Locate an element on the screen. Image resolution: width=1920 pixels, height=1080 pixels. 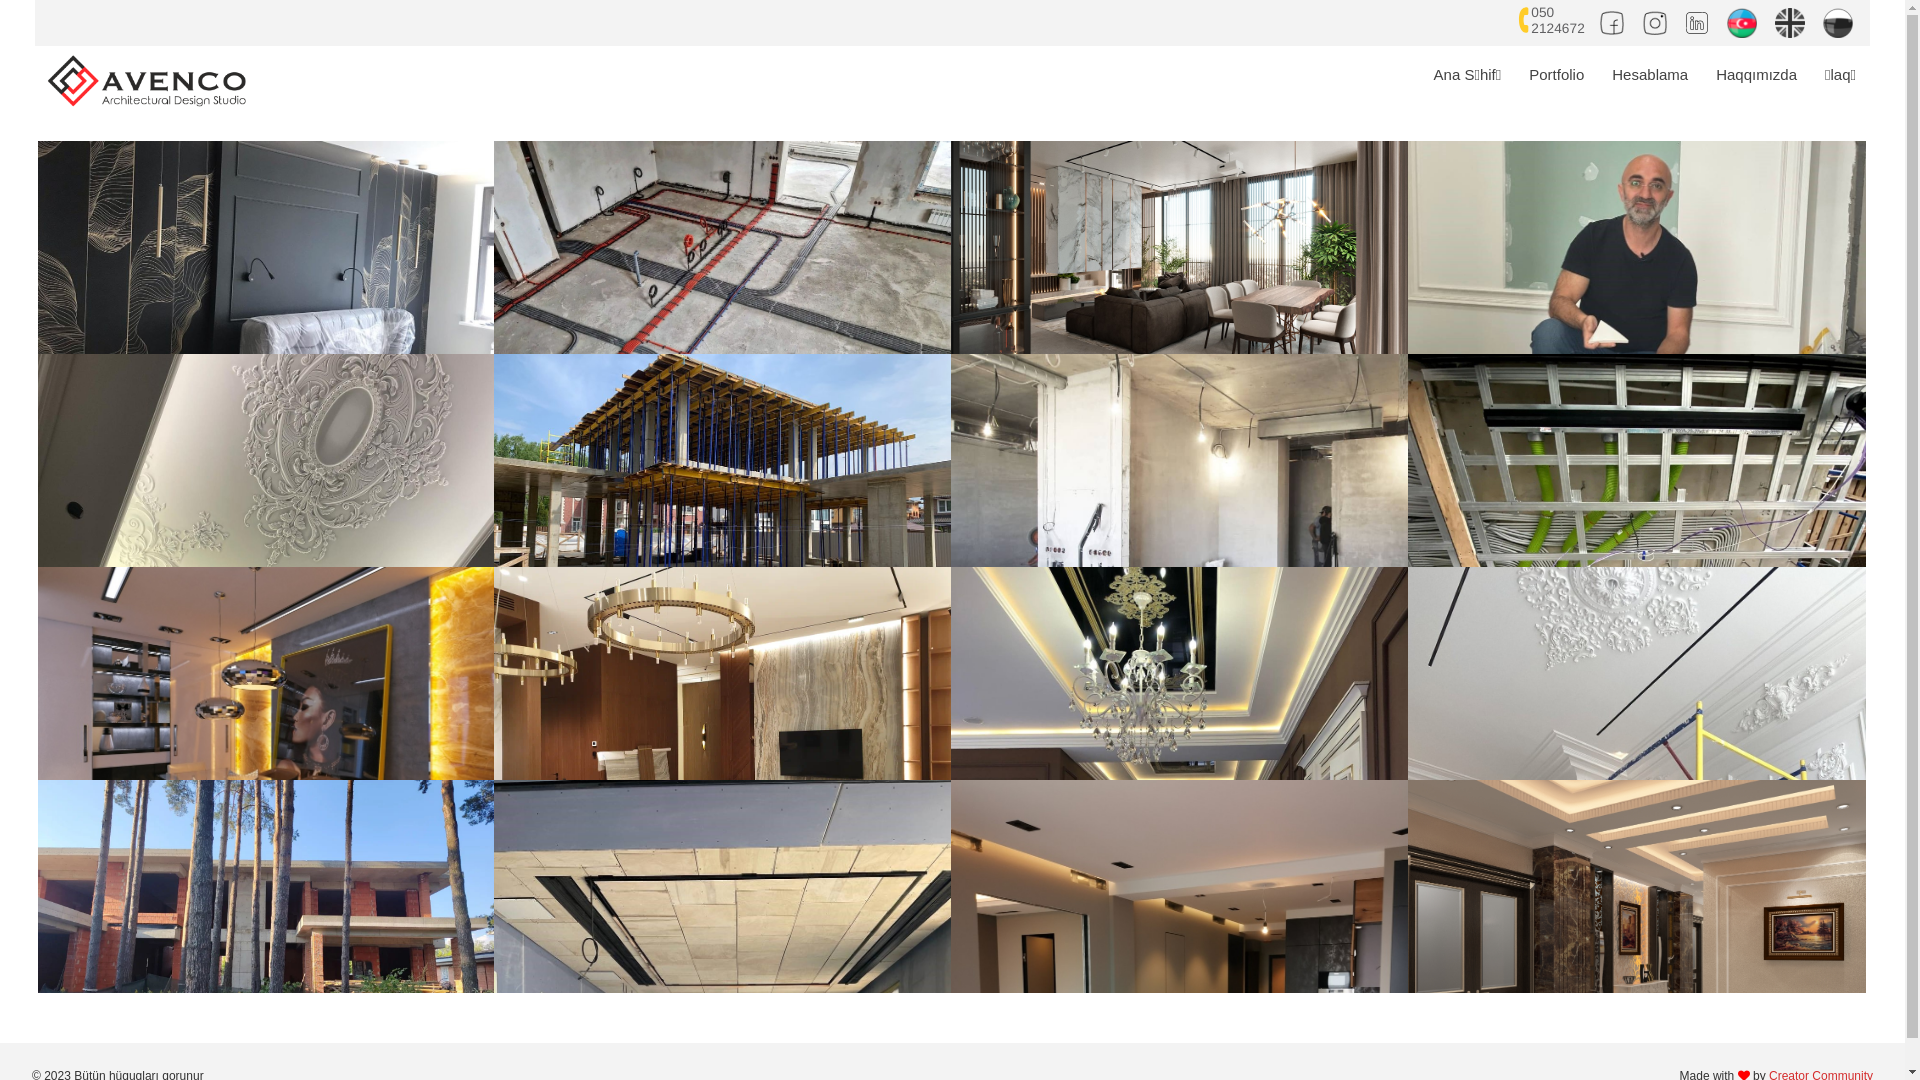
'Hesablama' is located at coordinates (1597, 73).